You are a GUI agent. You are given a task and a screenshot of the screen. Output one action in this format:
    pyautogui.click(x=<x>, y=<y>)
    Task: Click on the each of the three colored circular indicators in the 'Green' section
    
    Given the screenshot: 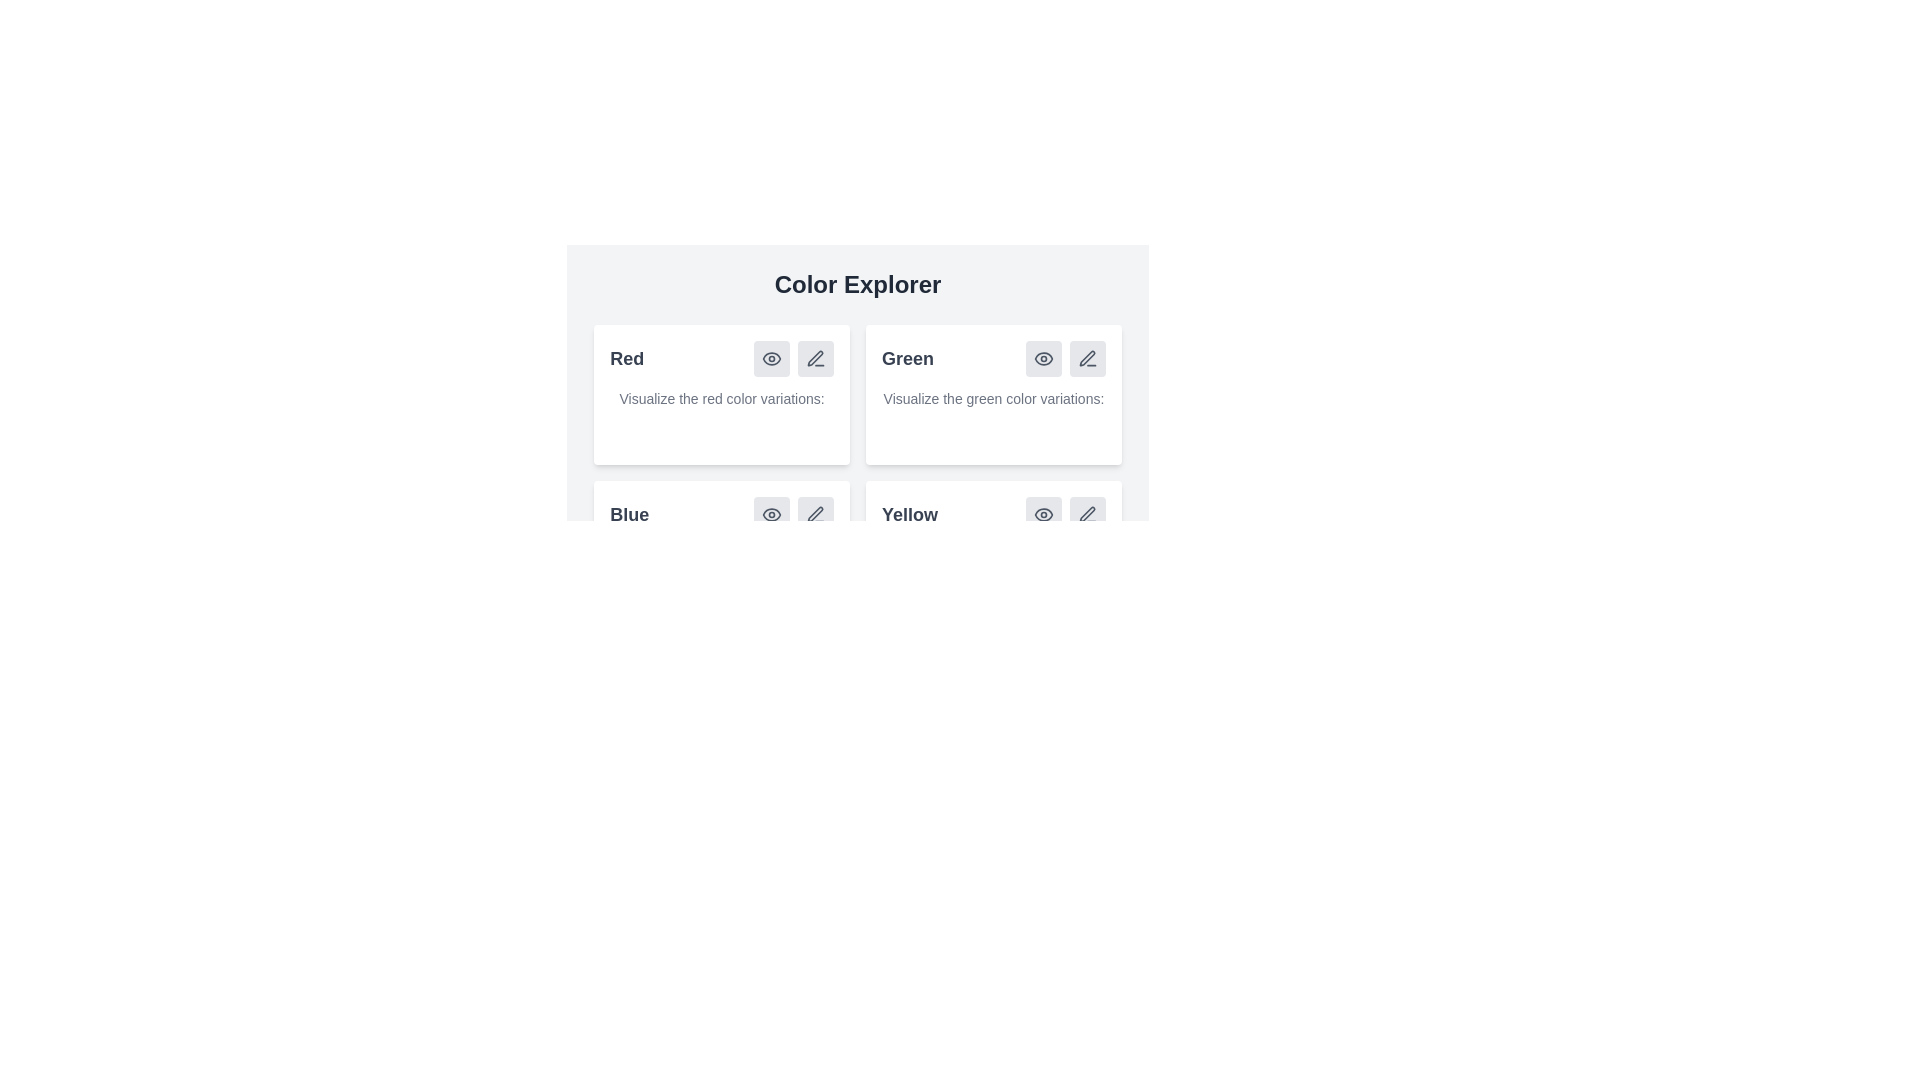 What is the action you would take?
    pyautogui.click(x=993, y=431)
    